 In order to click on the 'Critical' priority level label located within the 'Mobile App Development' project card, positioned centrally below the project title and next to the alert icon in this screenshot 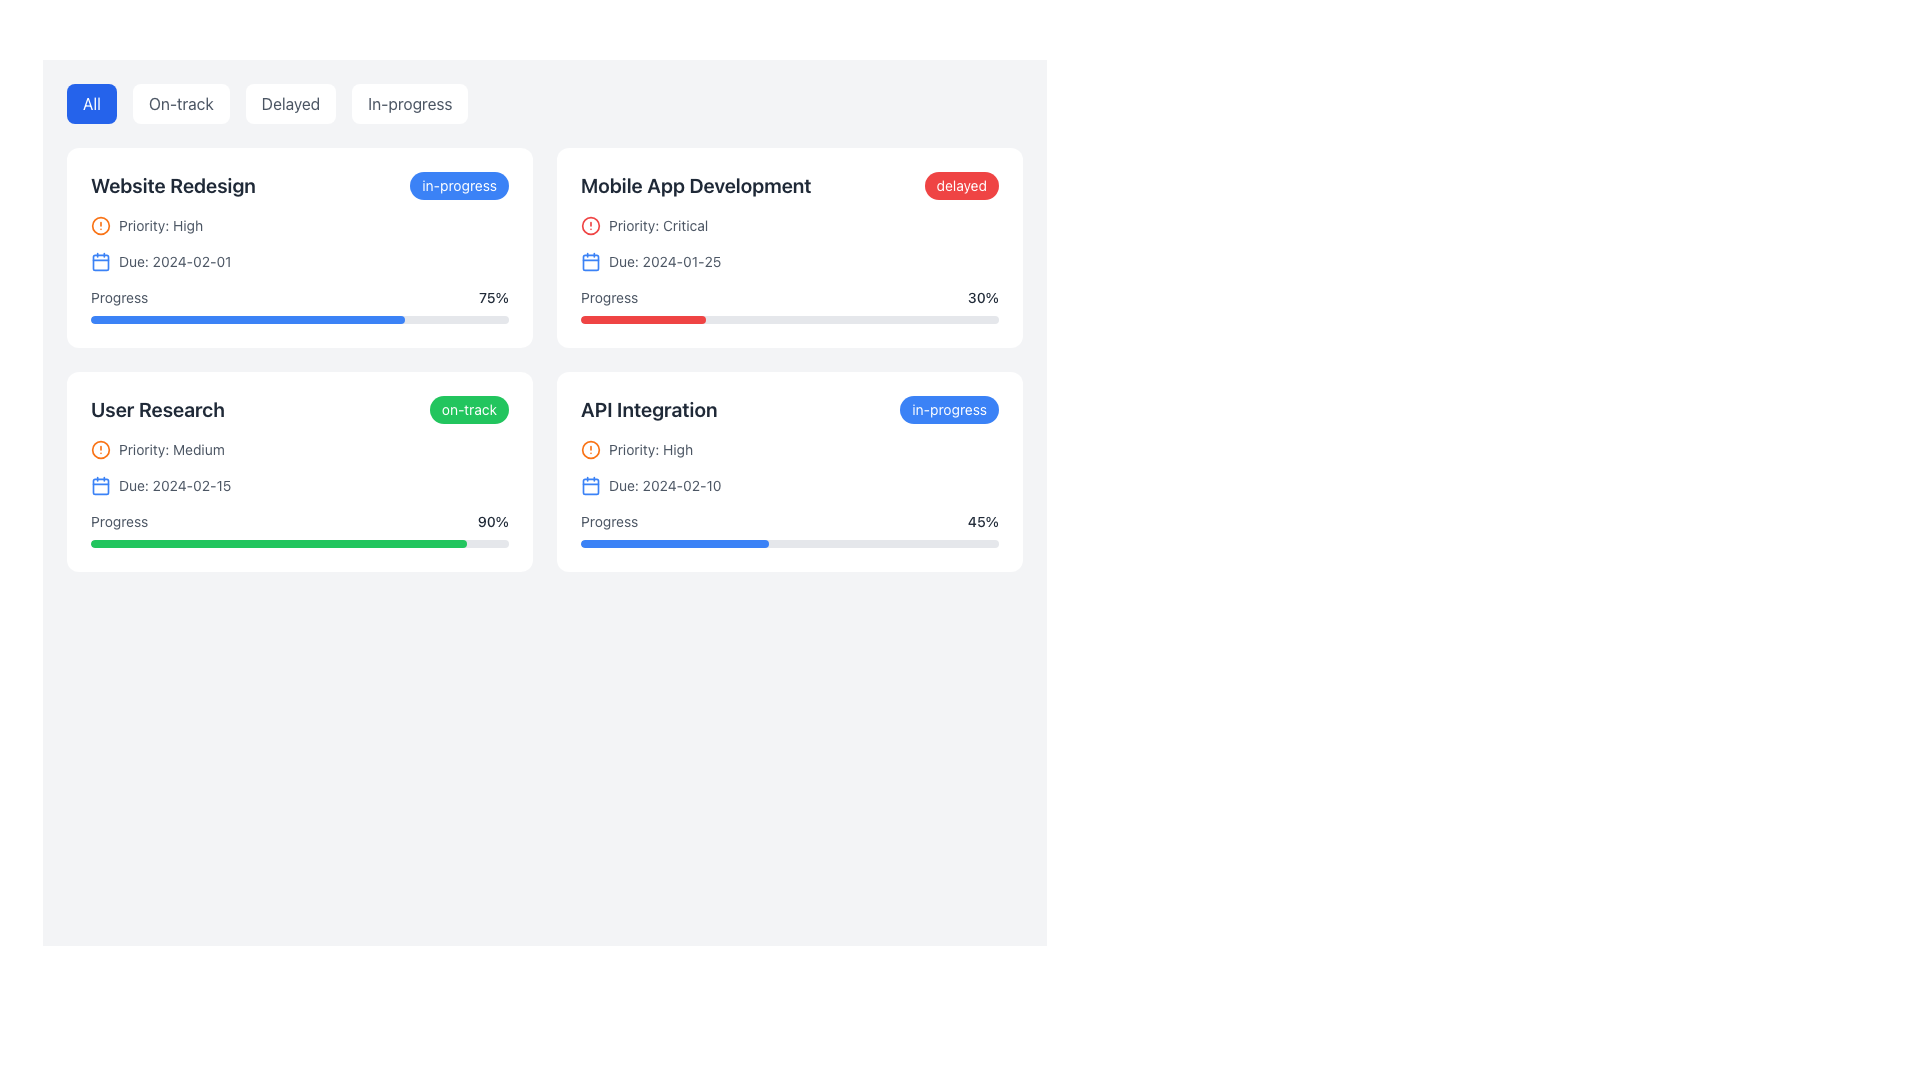, I will do `click(658, 225)`.